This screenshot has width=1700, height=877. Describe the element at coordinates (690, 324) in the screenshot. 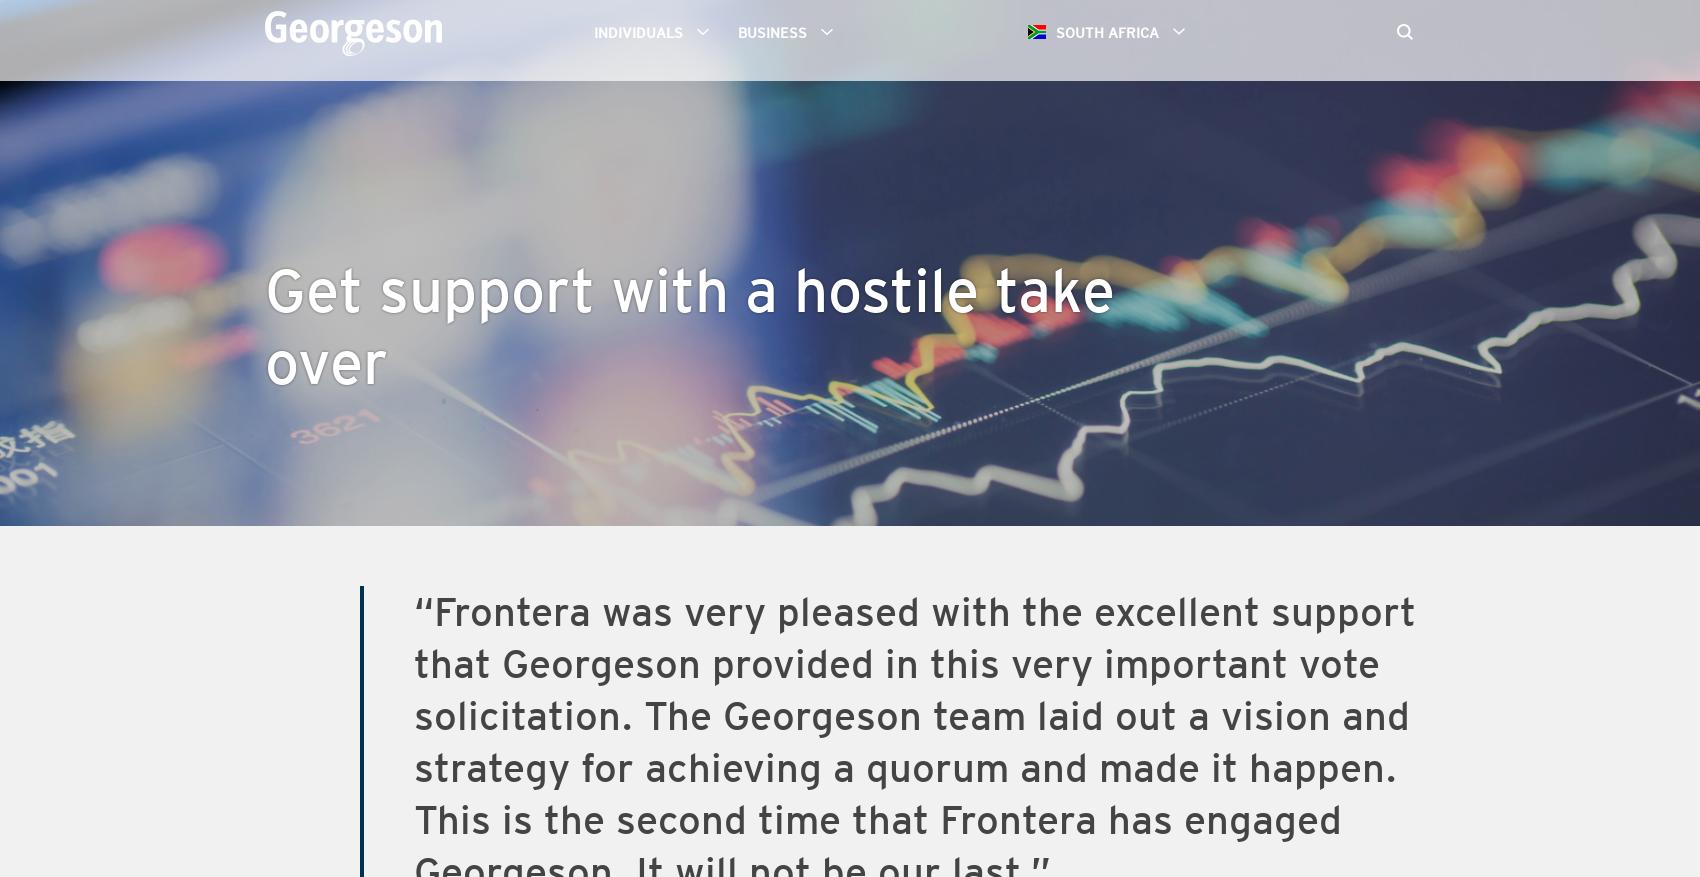

I see `'Get support with a hostile take over'` at that location.